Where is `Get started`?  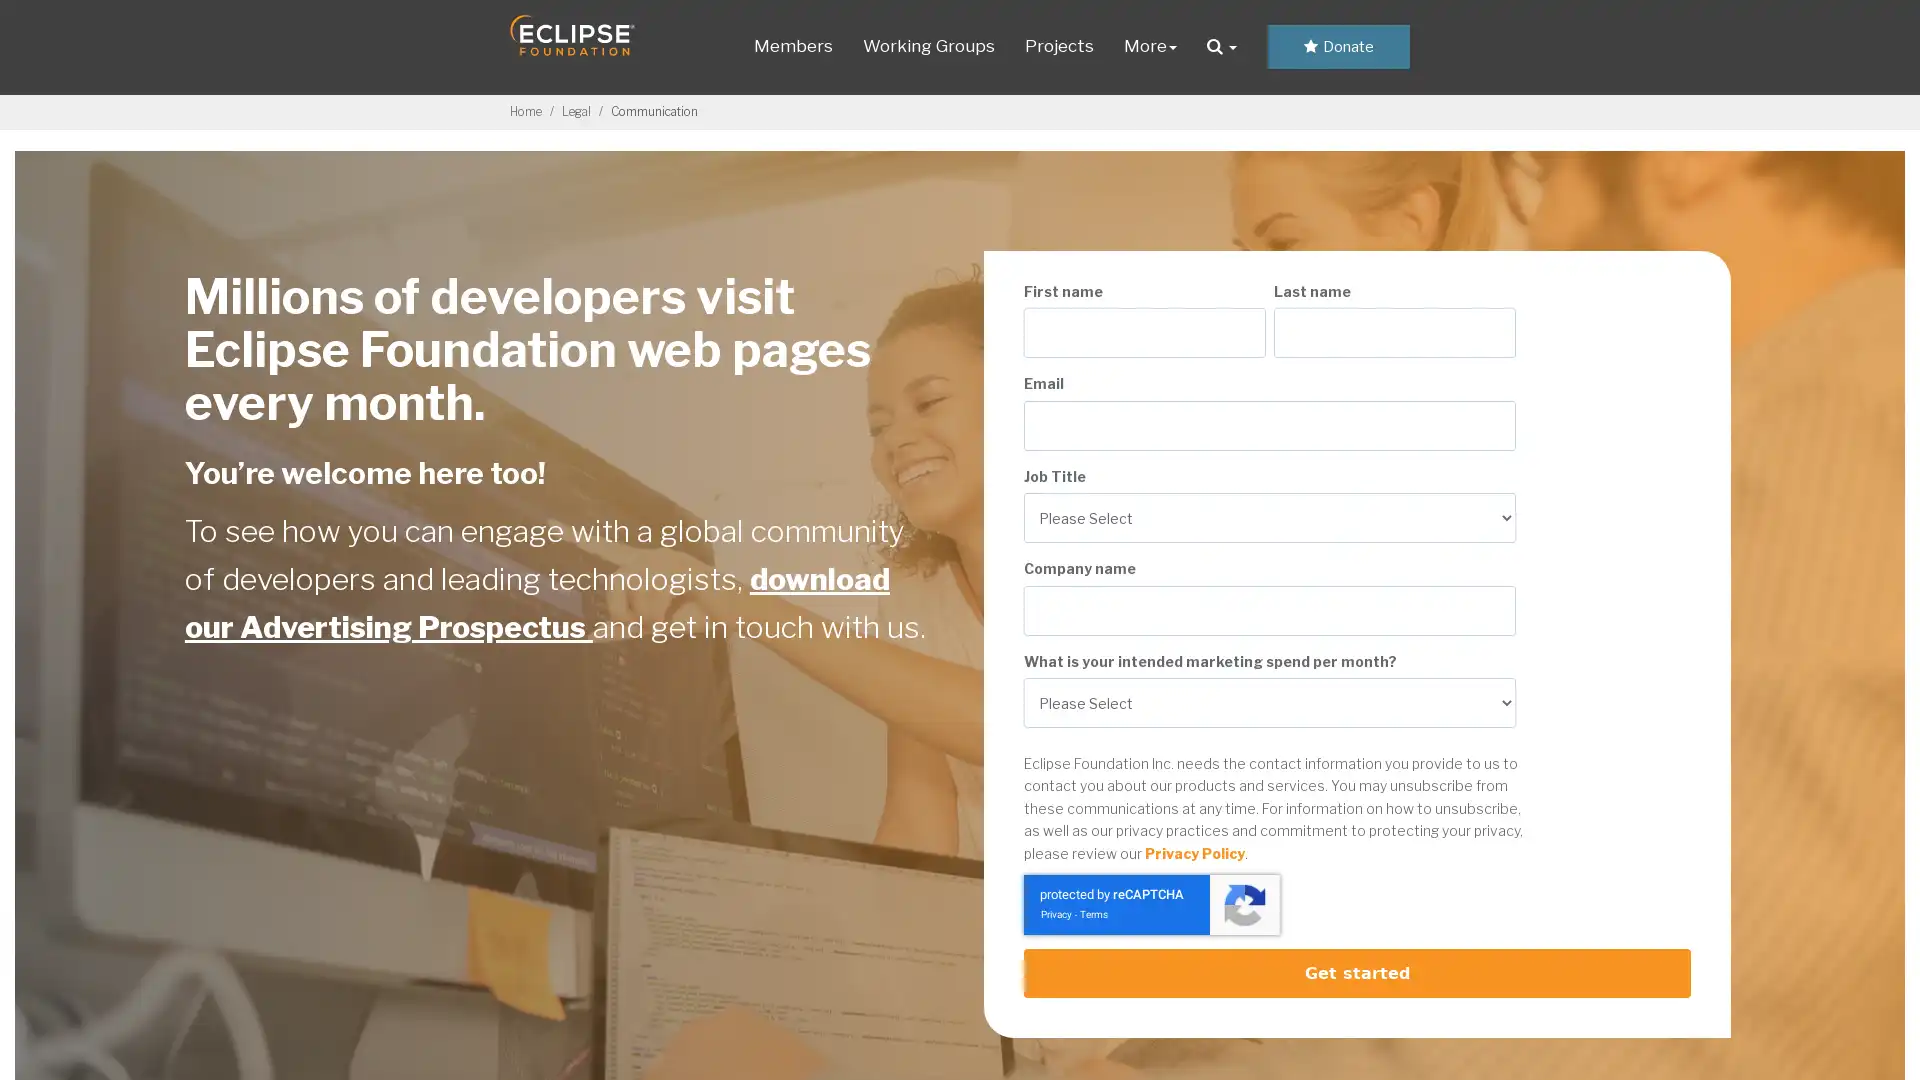
Get started is located at coordinates (1357, 971).